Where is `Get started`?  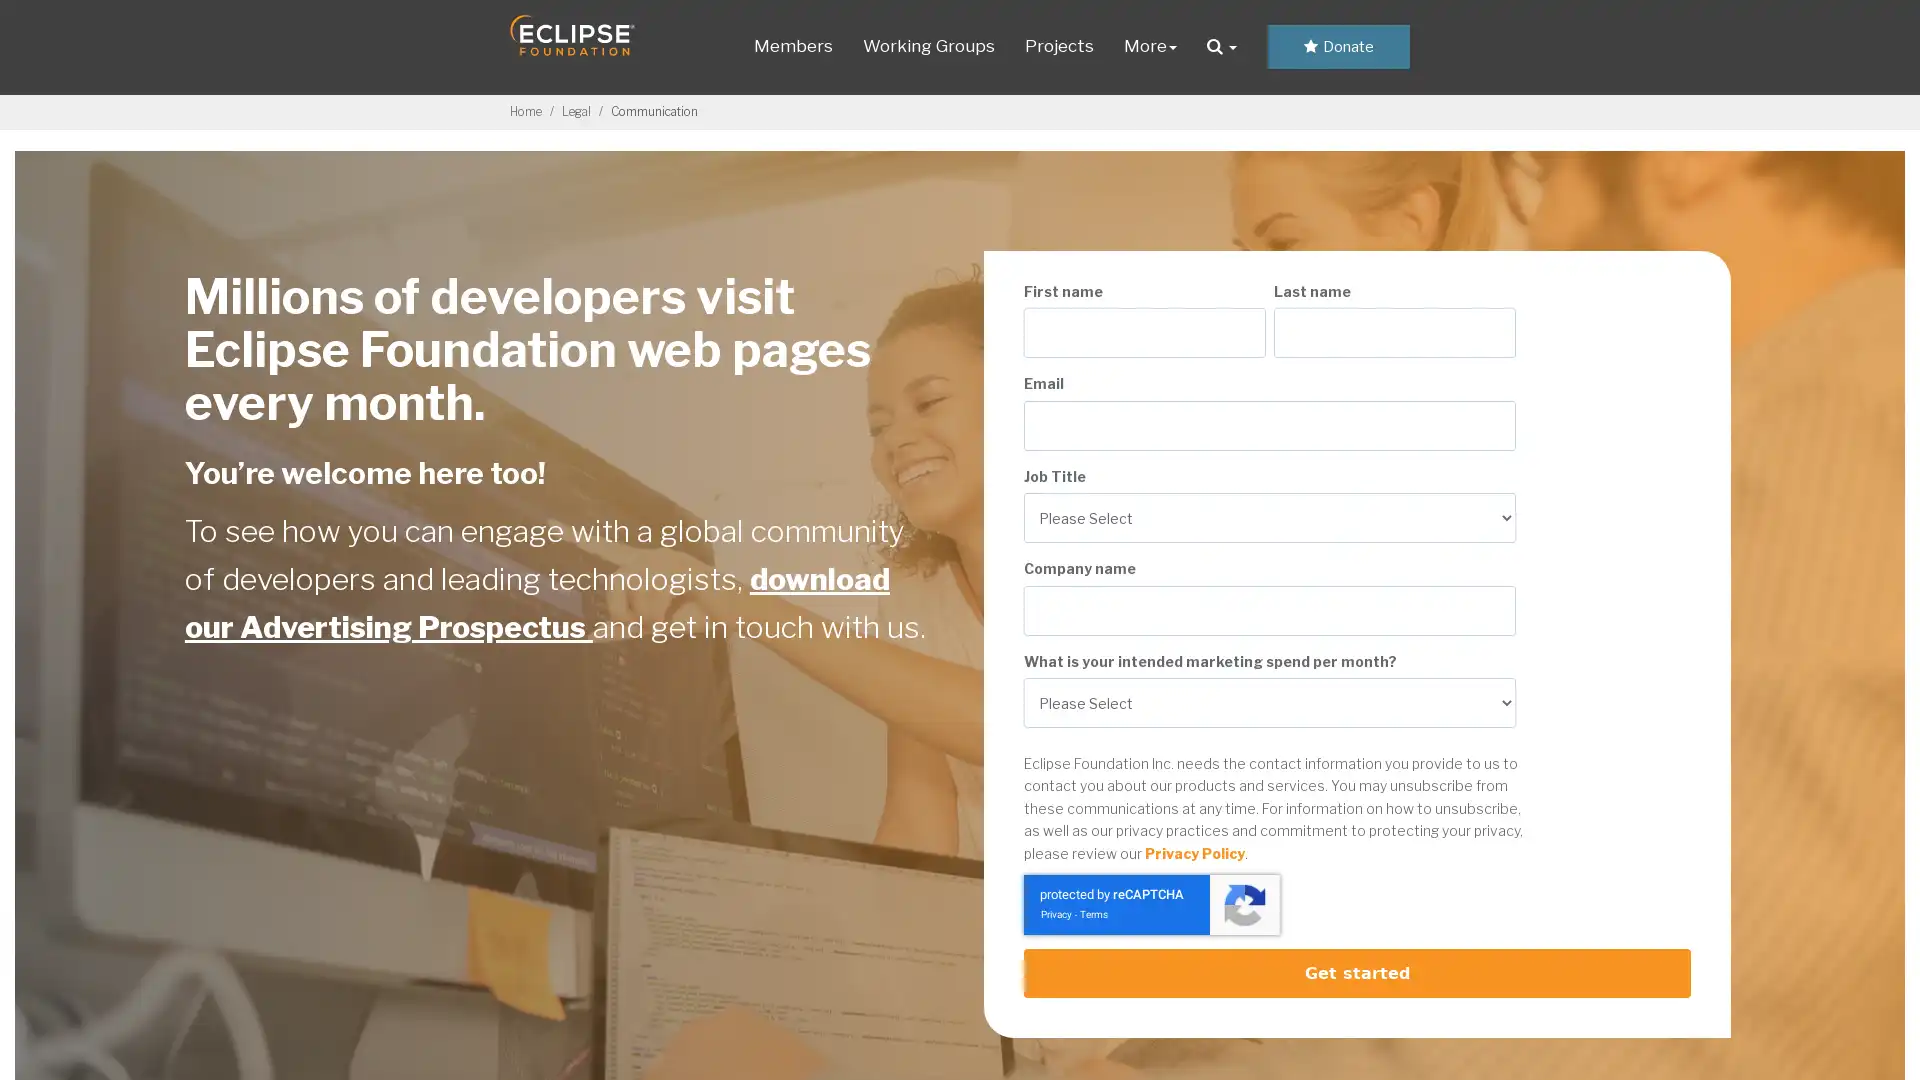
Get started is located at coordinates (1357, 971).